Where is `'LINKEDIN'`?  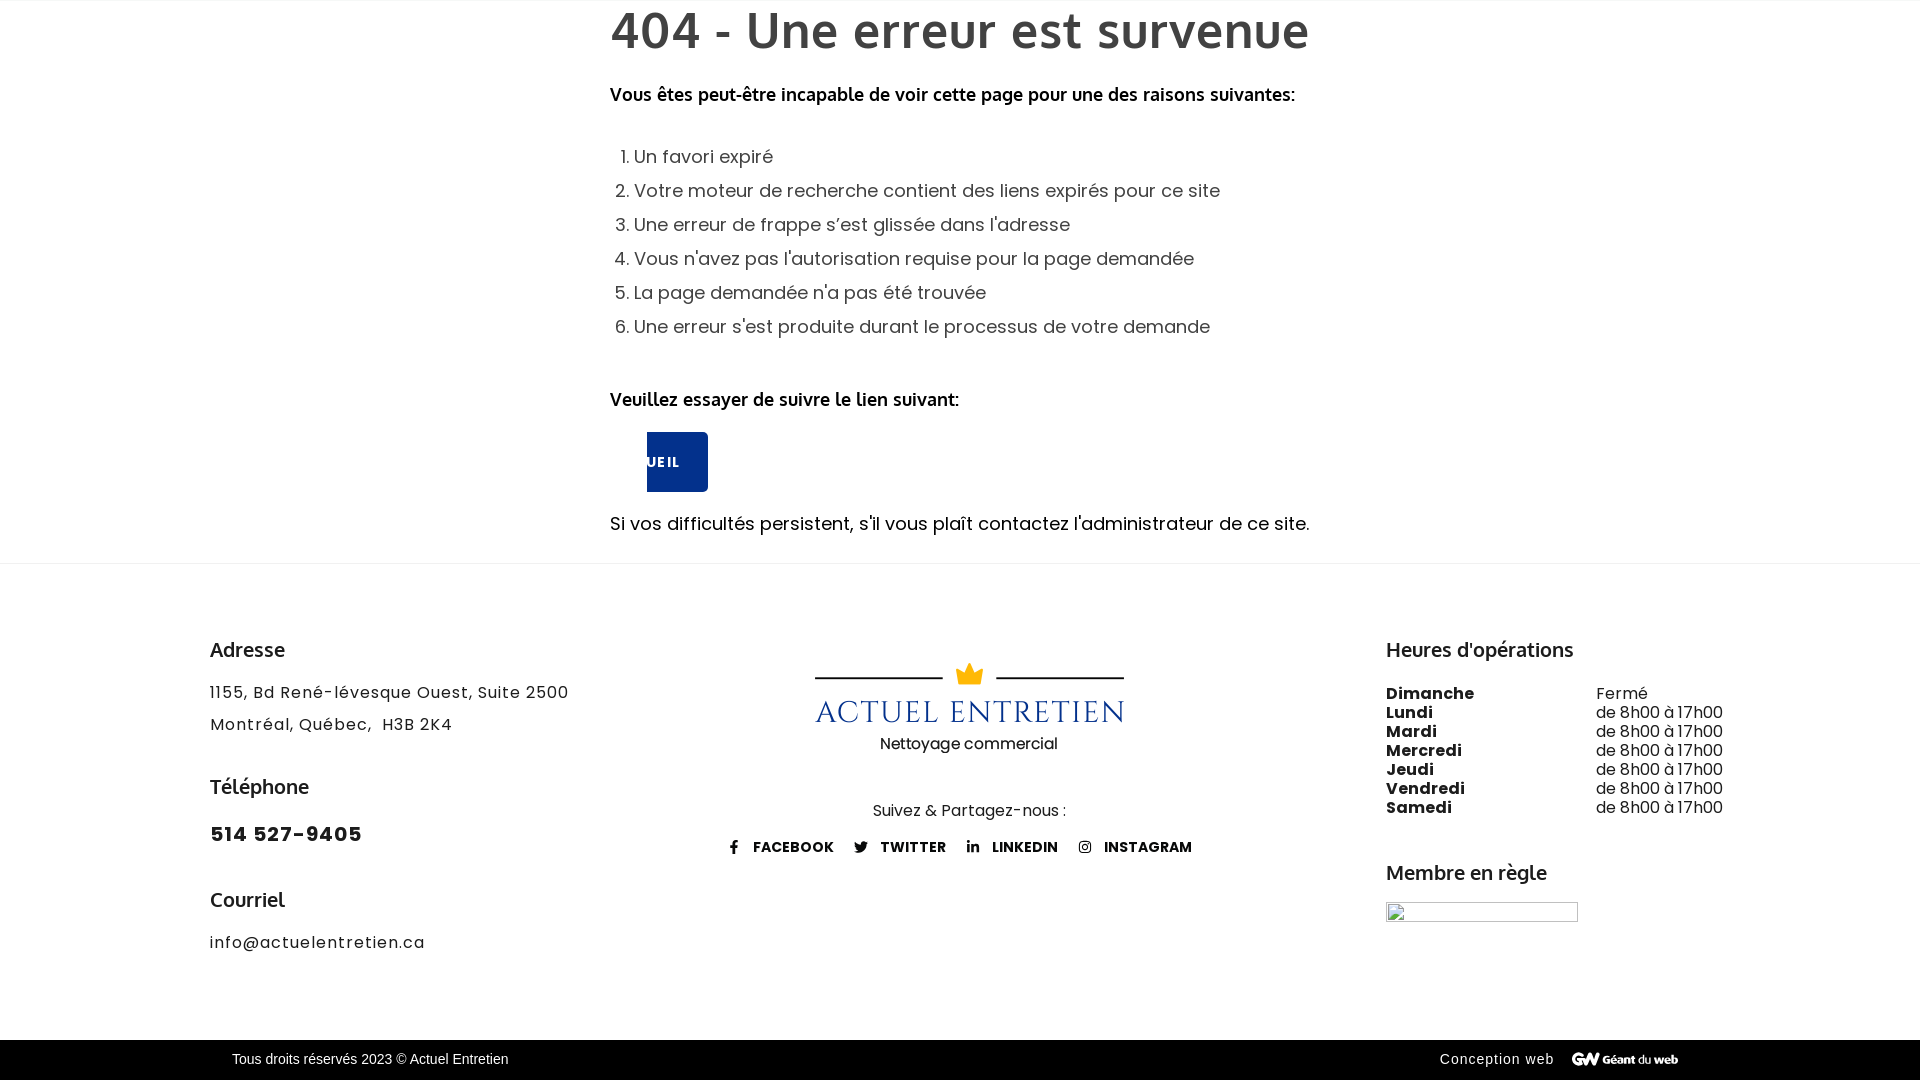 'LINKEDIN' is located at coordinates (965, 848).